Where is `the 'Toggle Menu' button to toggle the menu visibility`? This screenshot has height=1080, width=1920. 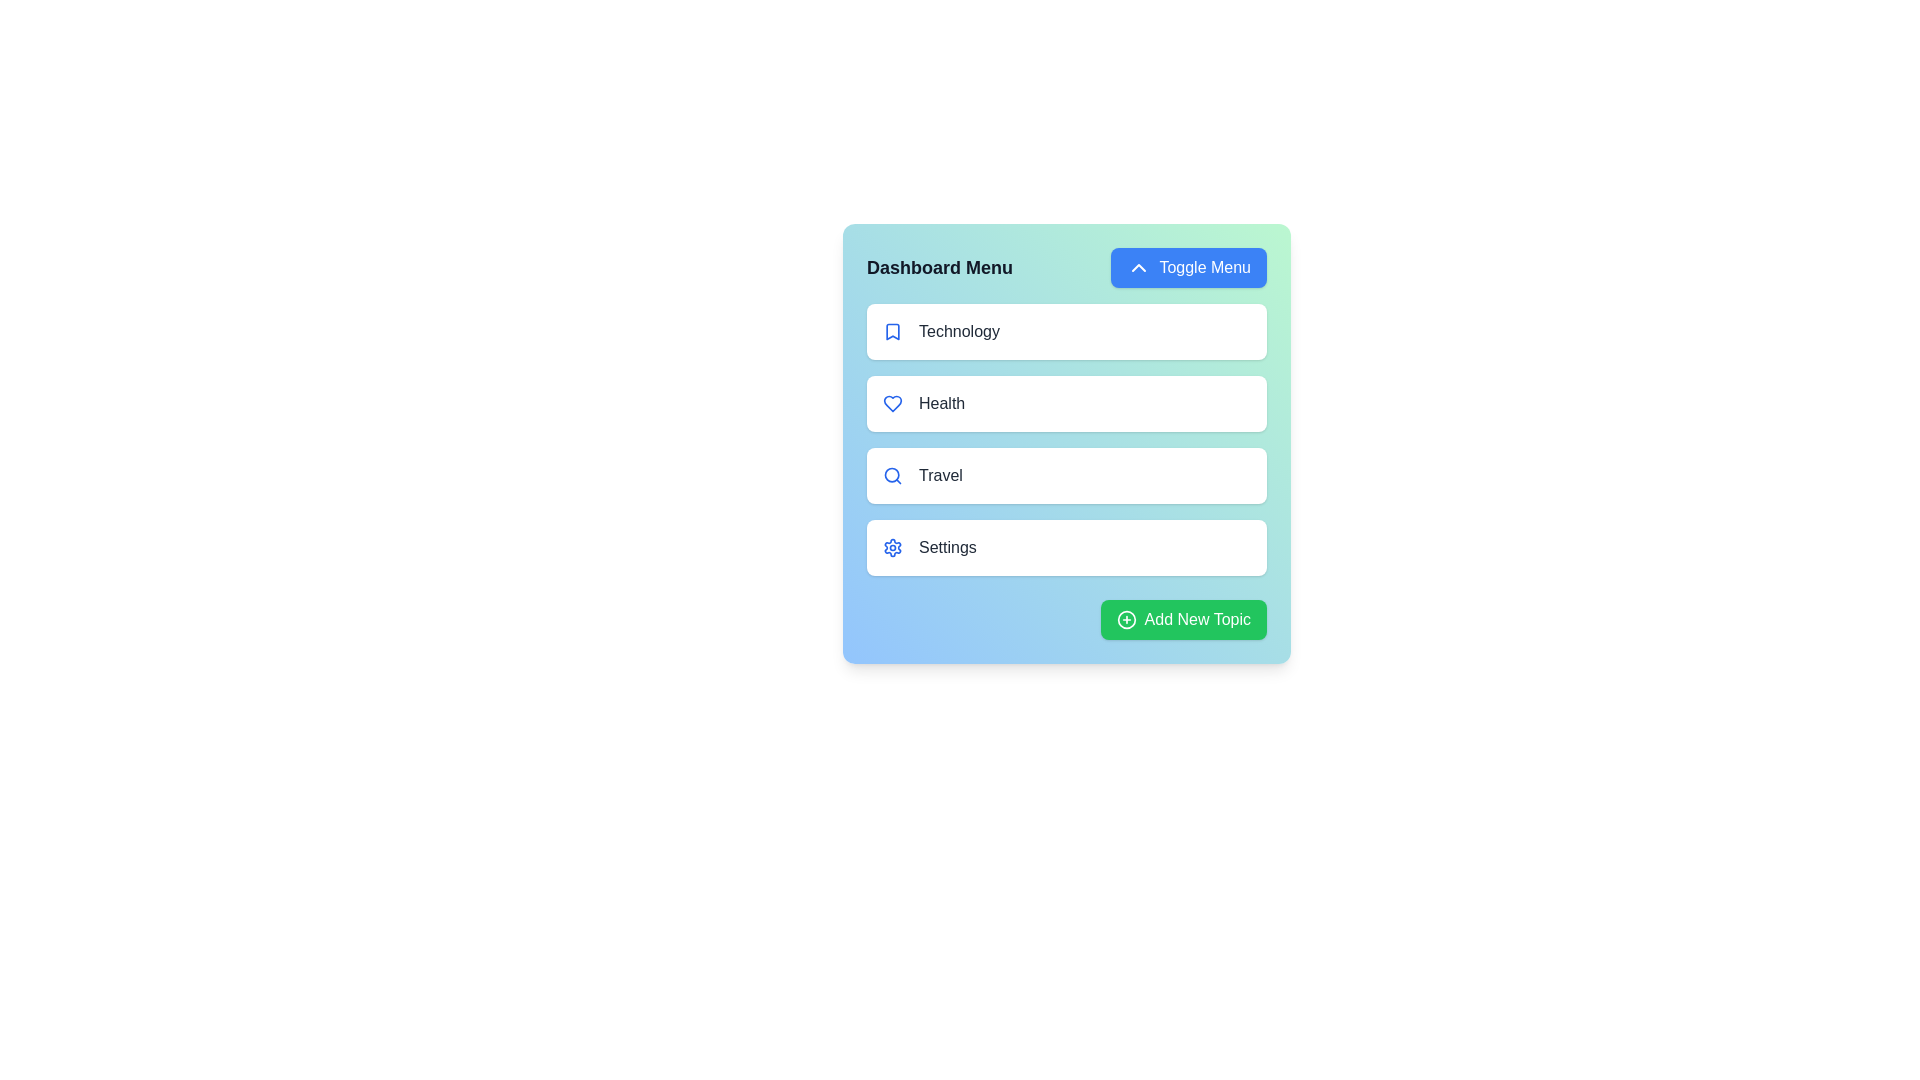
the 'Toggle Menu' button to toggle the menu visibility is located at coordinates (1189, 266).